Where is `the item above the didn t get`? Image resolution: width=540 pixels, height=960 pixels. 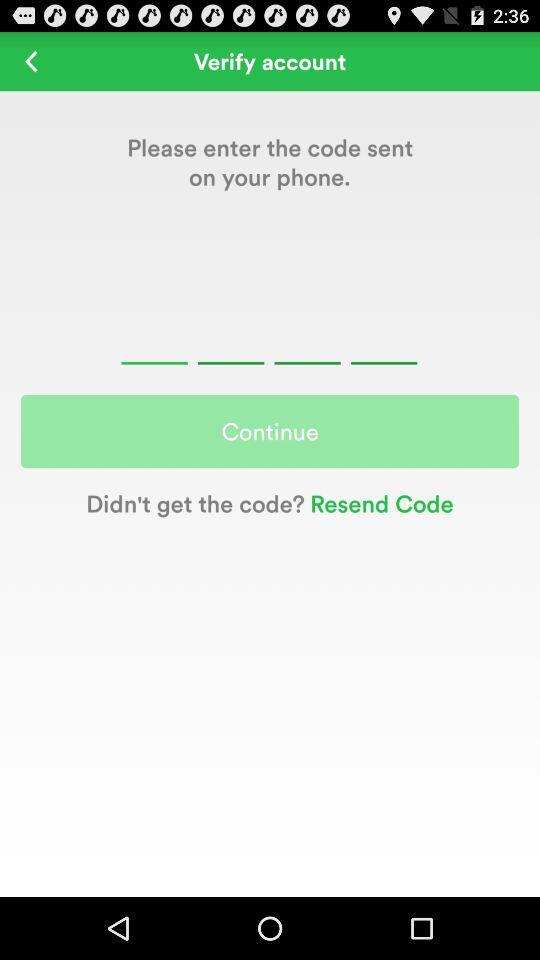 the item above the didn t get is located at coordinates (270, 431).